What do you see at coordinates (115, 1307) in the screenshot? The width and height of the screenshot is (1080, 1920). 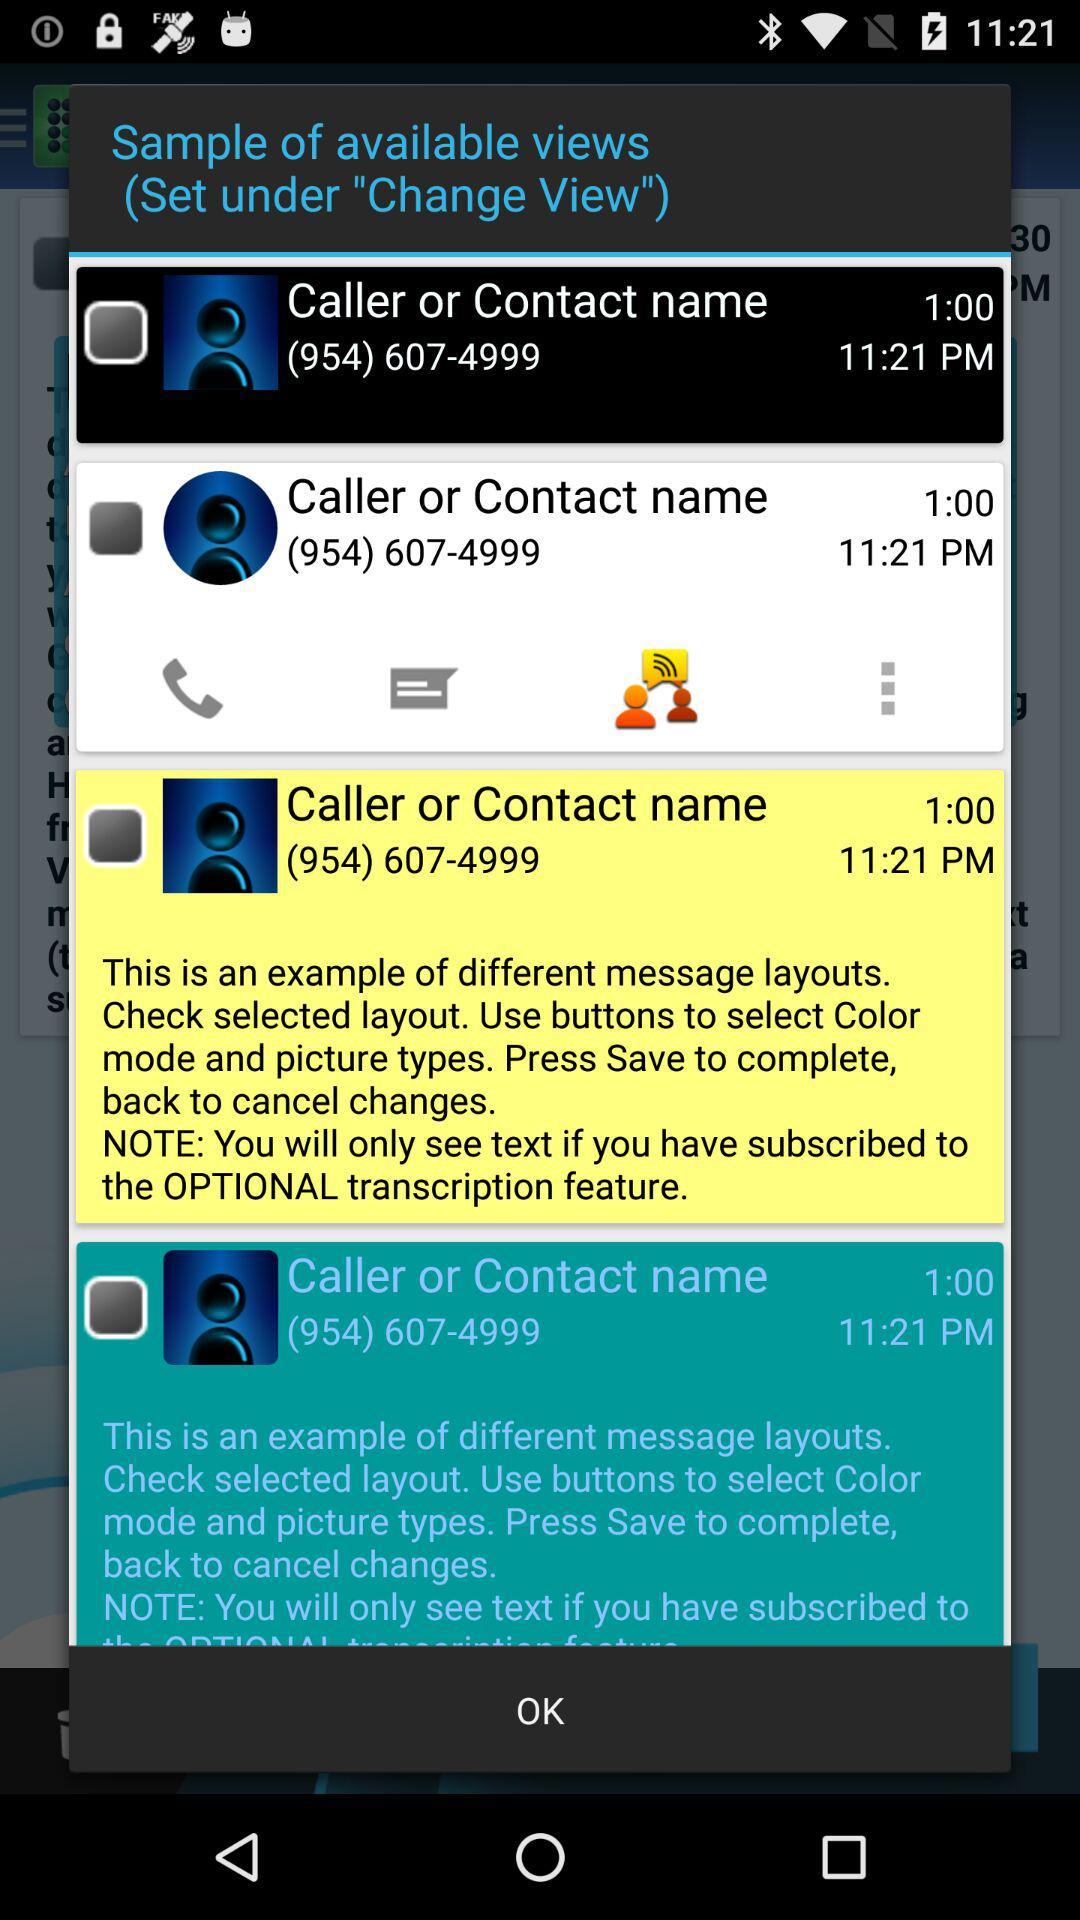 I see `check the option` at bounding box center [115, 1307].